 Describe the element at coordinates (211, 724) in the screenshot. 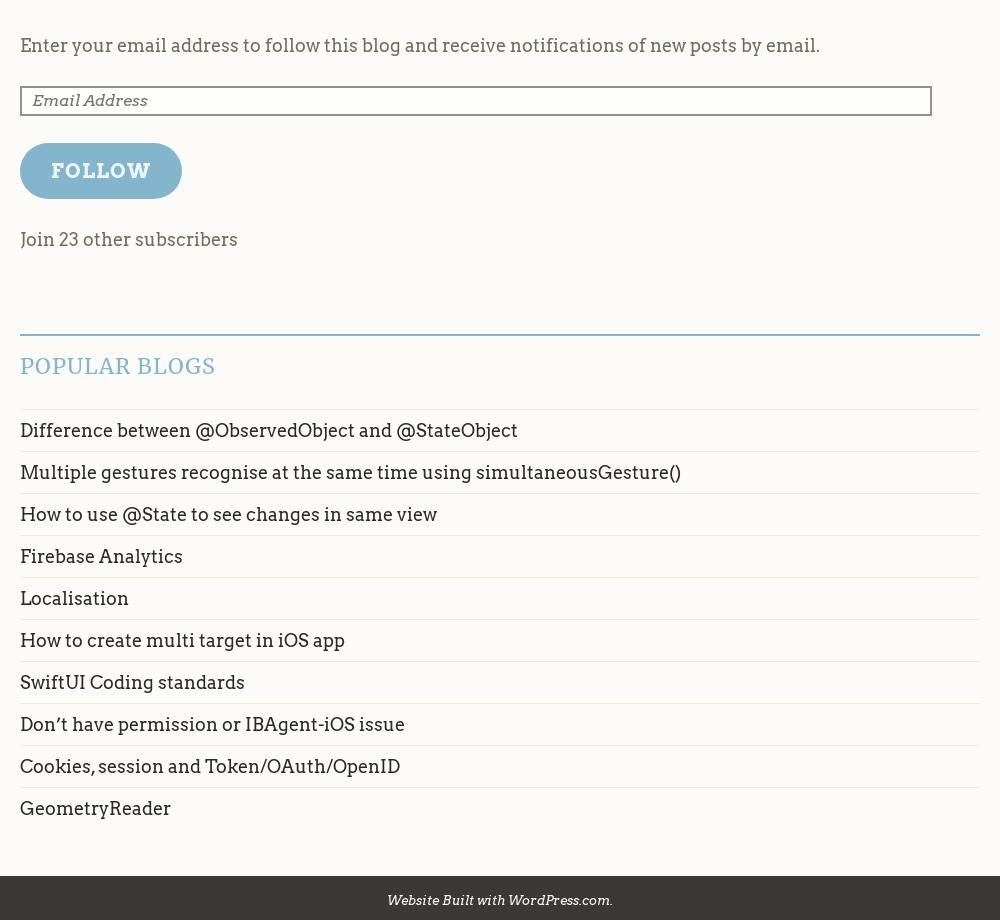

I see `'Don’t have permission or IBAgent-iOS issue'` at that location.